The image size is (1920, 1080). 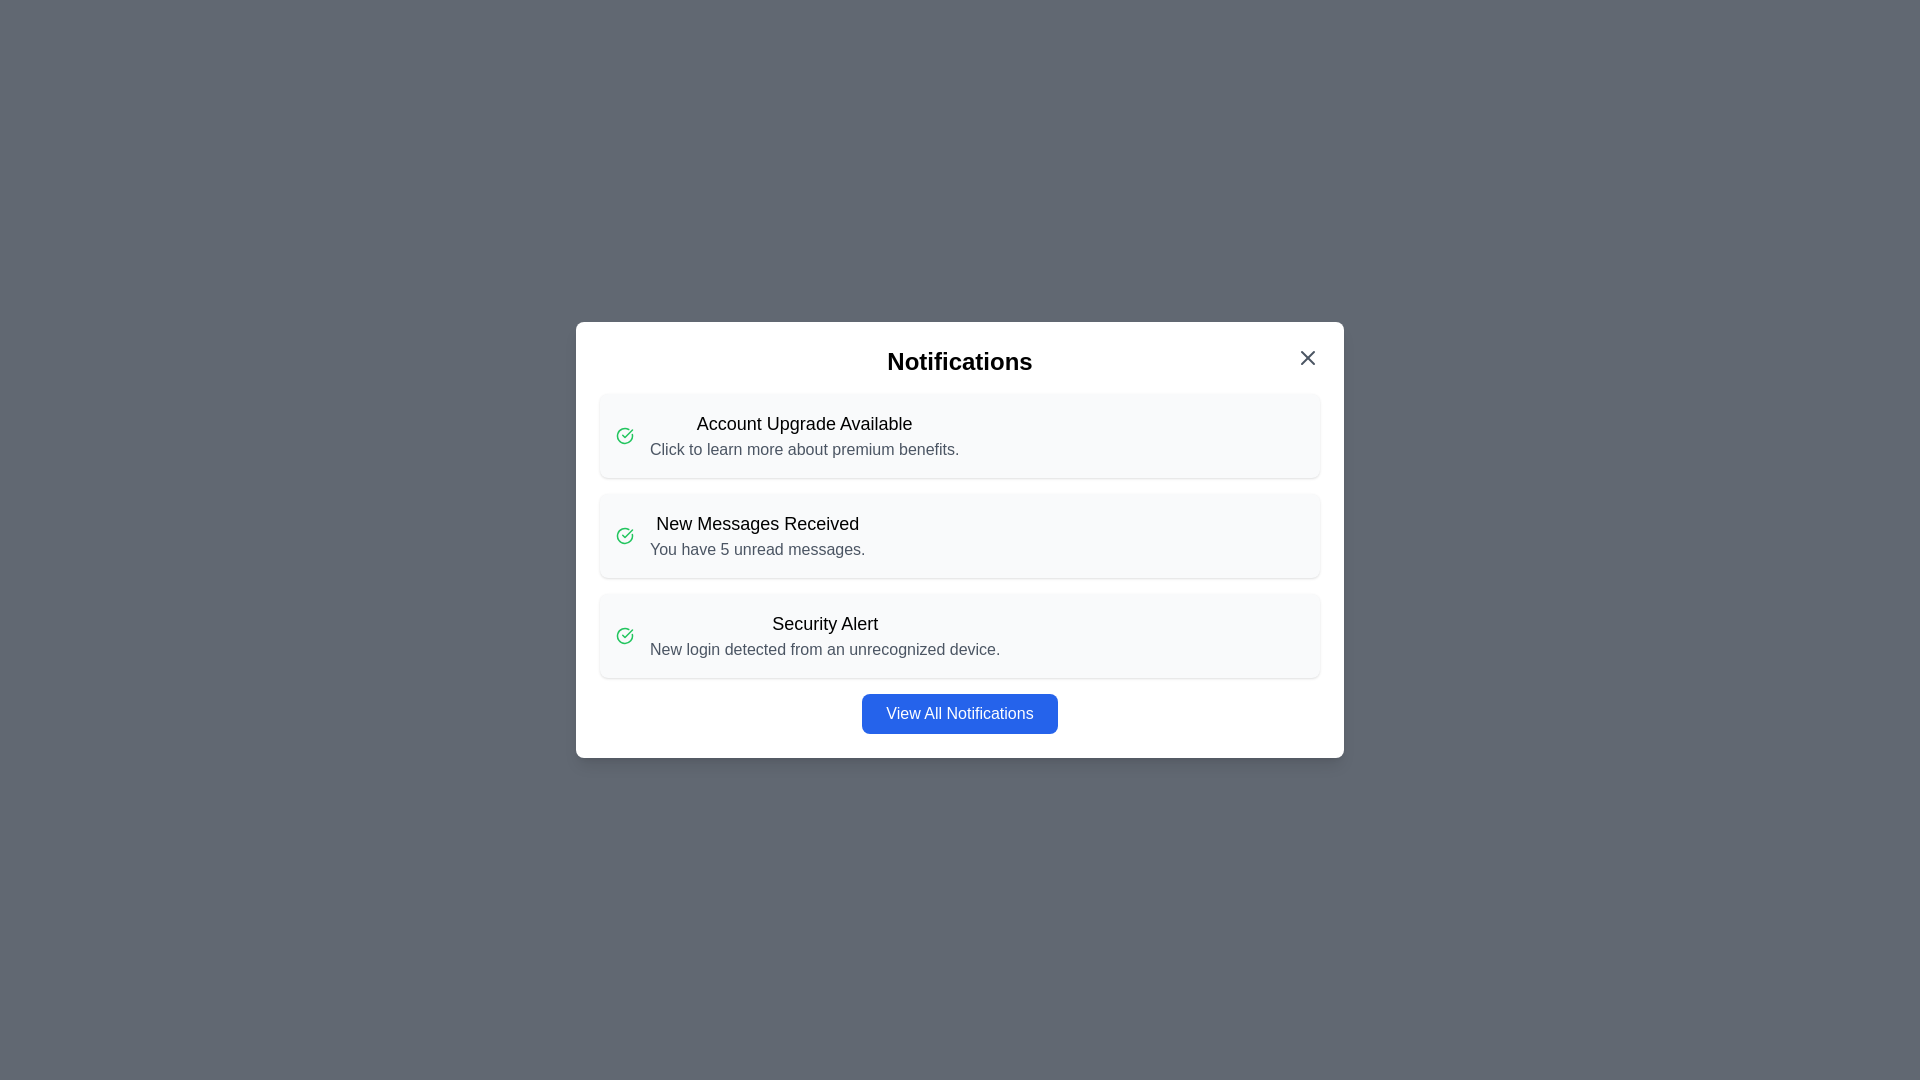 What do you see at coordinates (960, 636) in the screenshot?
I see `title and message of the third notification card in the modal, which alerts the user about a login from an unrecognized device` at bounding box center [960, 636].